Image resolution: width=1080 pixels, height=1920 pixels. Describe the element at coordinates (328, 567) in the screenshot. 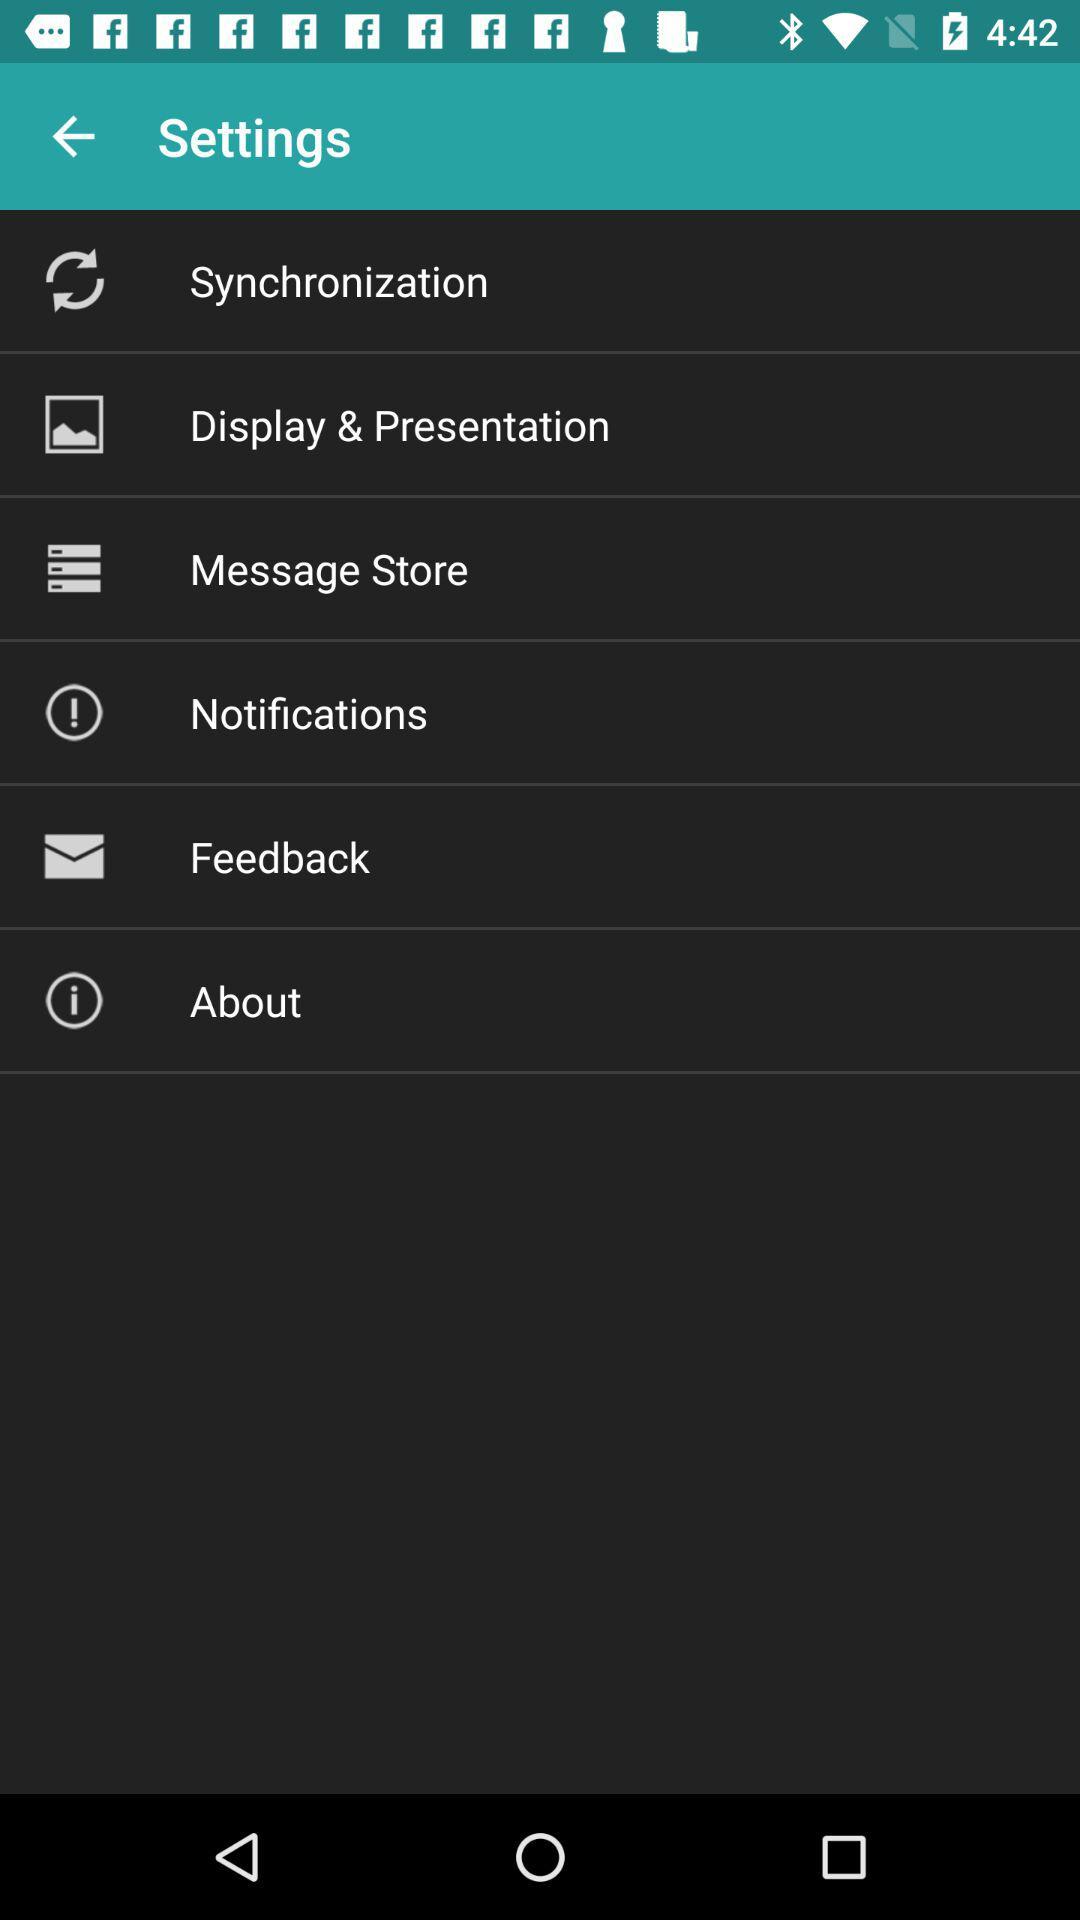

I see `the item below the display & presentation` at that location.